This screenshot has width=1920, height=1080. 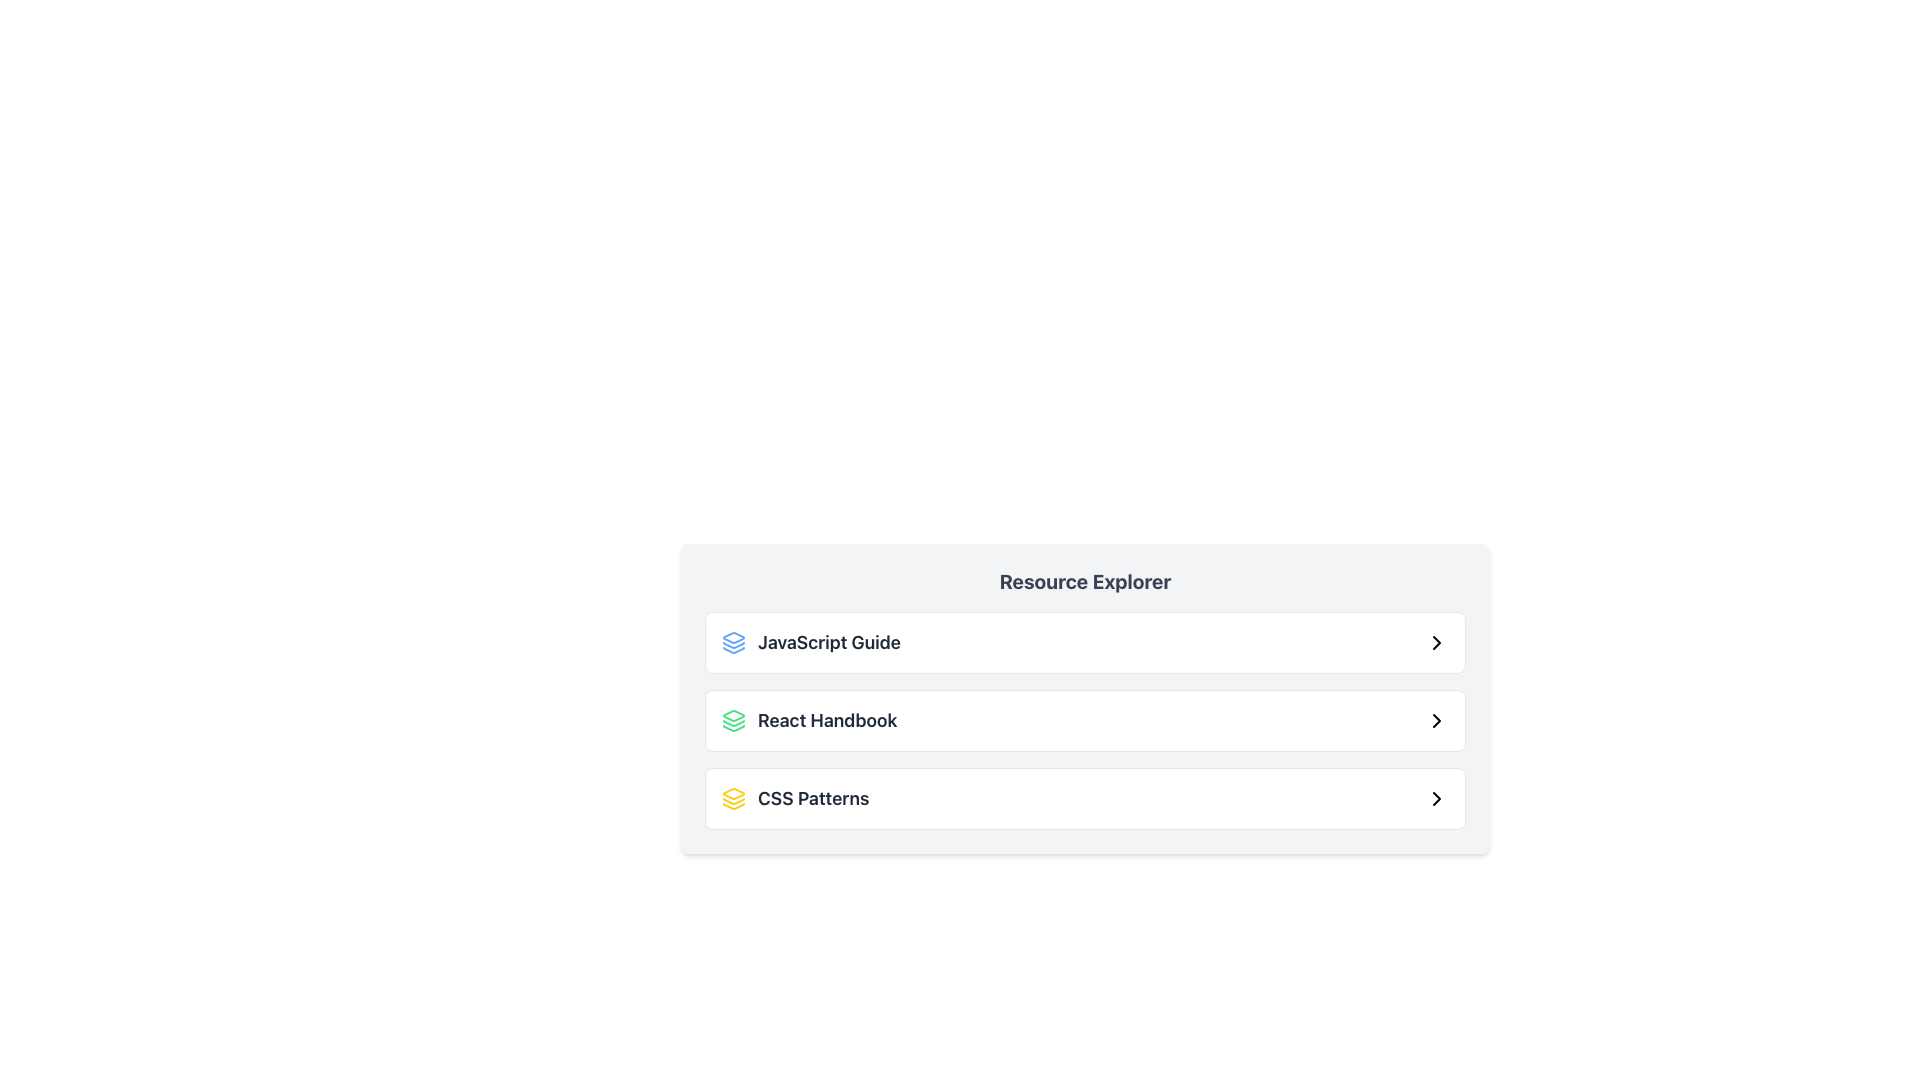 I want to click on the decorative icon representing 'CSS Patterns' located in the bottom entry of the 'Resource Explorer' list, to the left of the text 'CSS Patterns', so click(x=733, y=797).